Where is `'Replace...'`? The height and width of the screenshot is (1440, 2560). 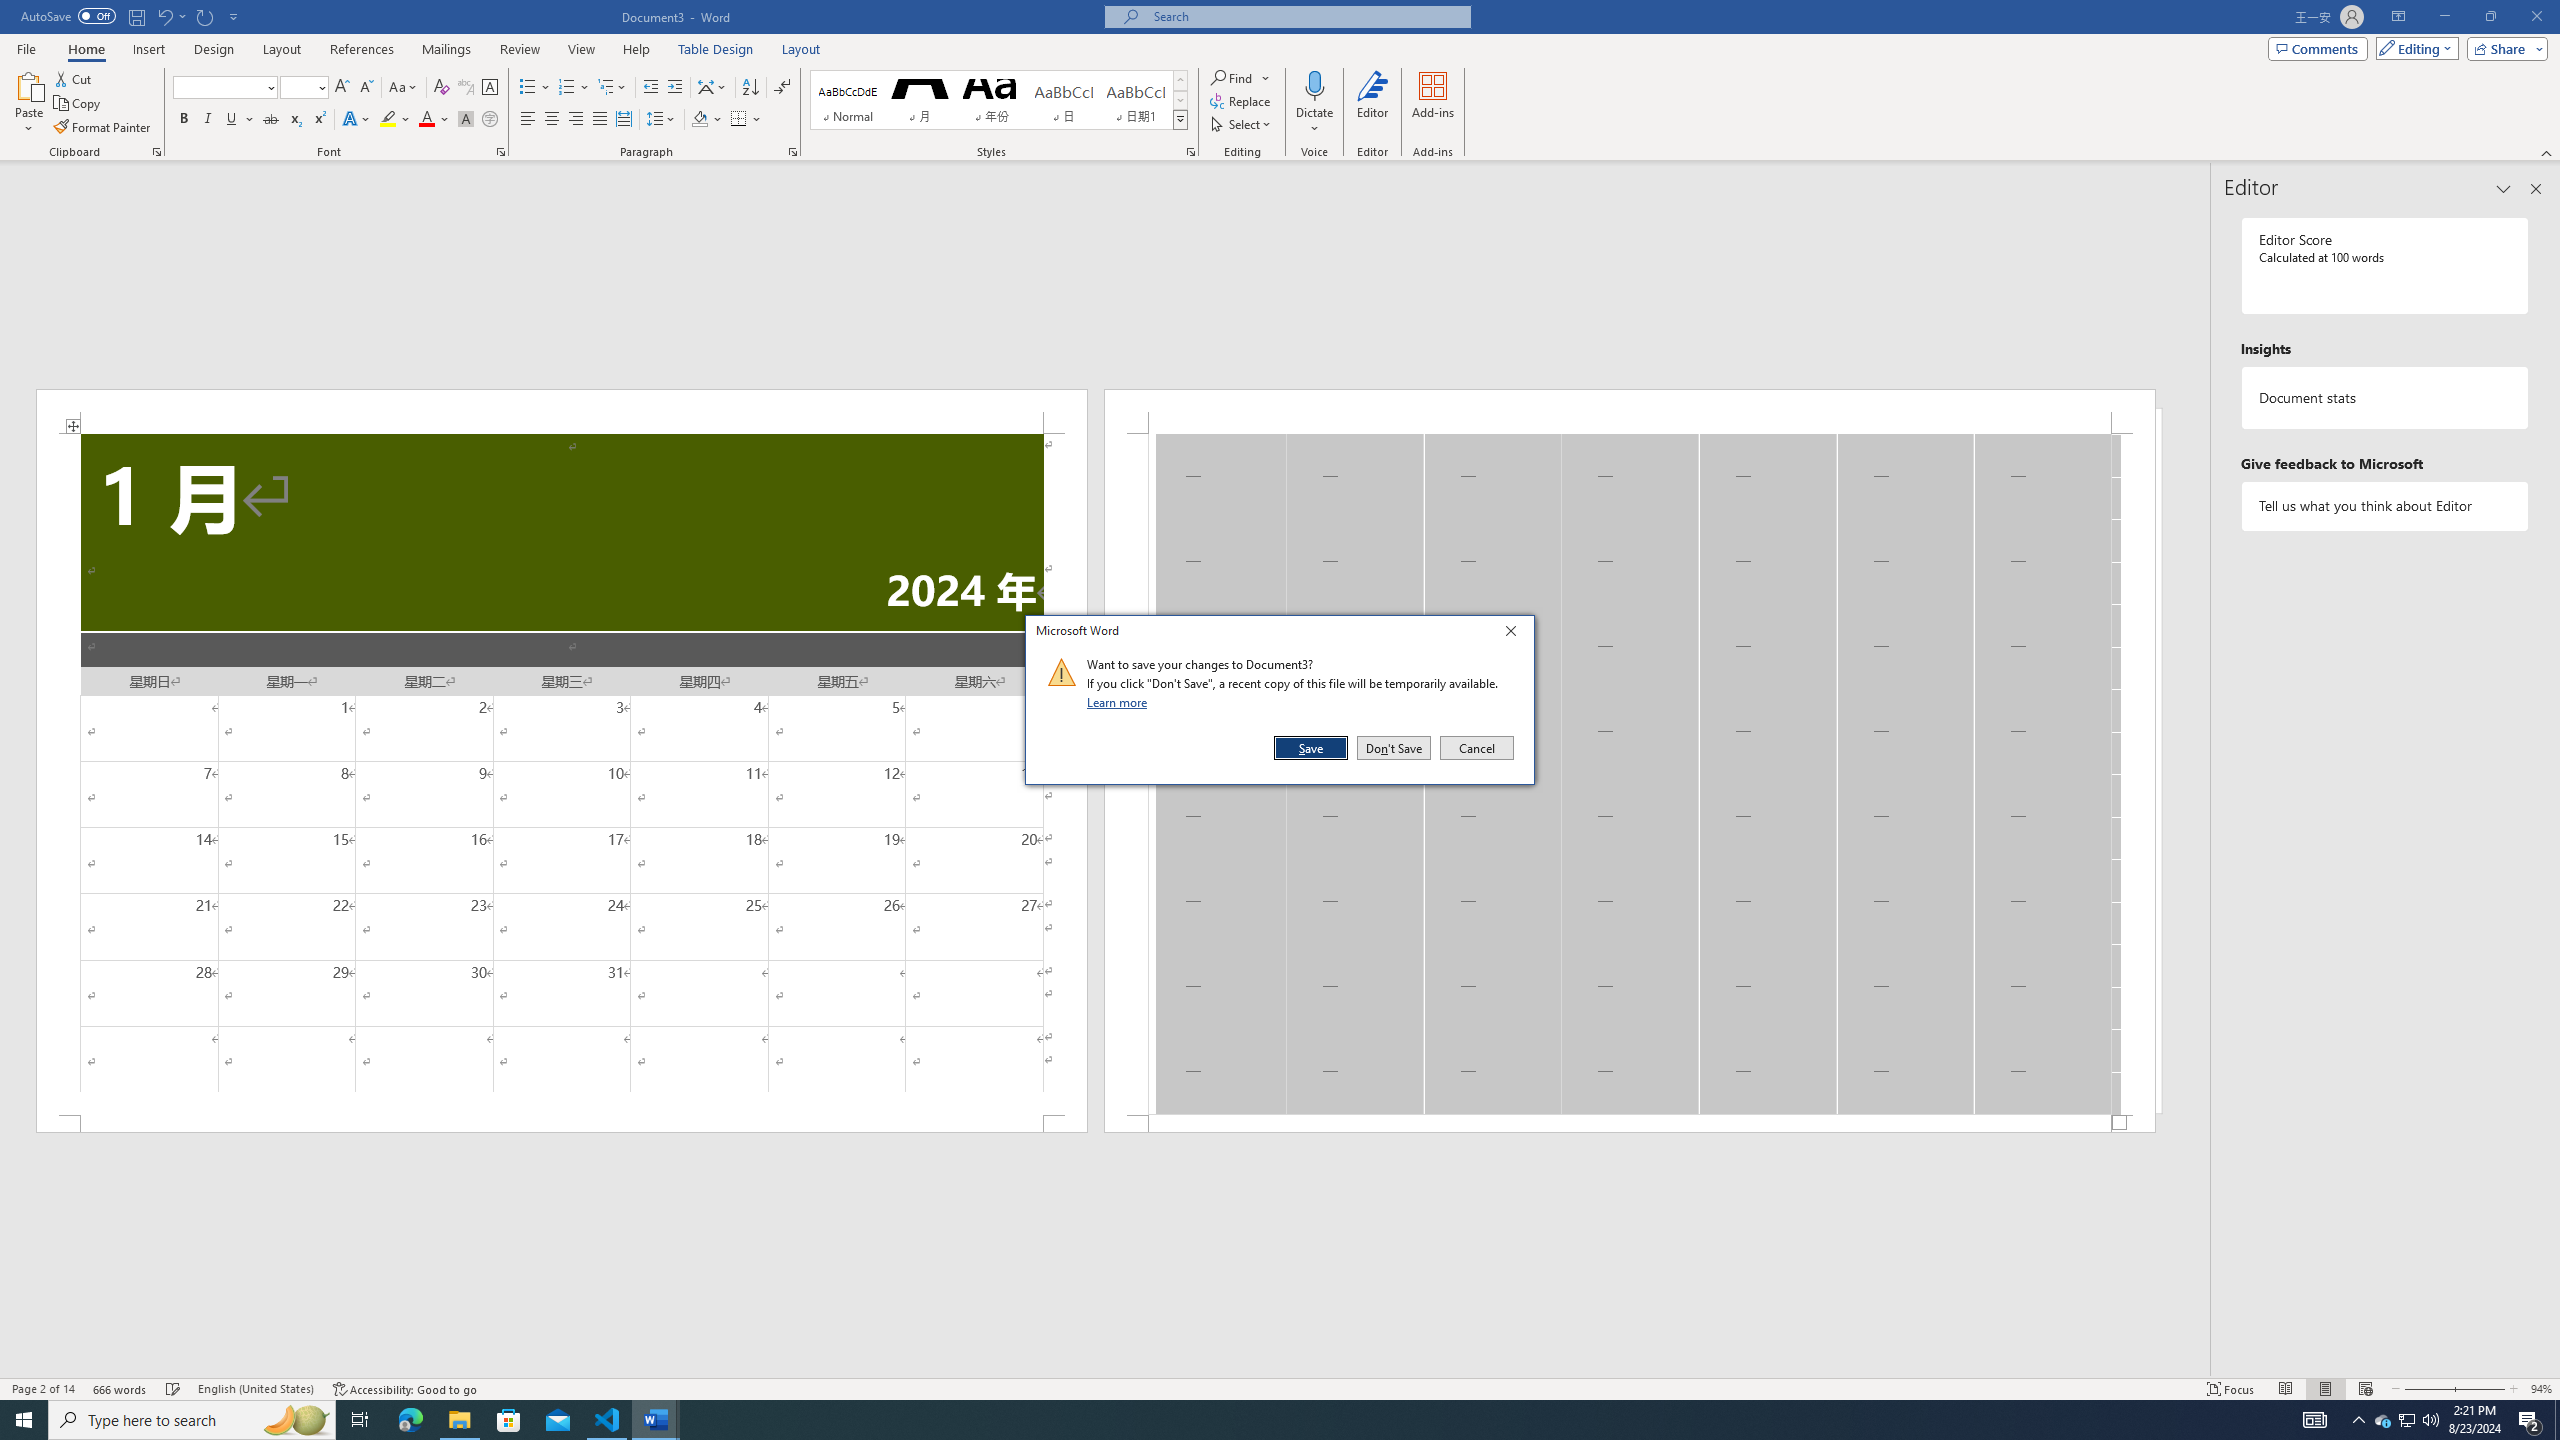 'Replace...' is located at coordinates (1240, 99).